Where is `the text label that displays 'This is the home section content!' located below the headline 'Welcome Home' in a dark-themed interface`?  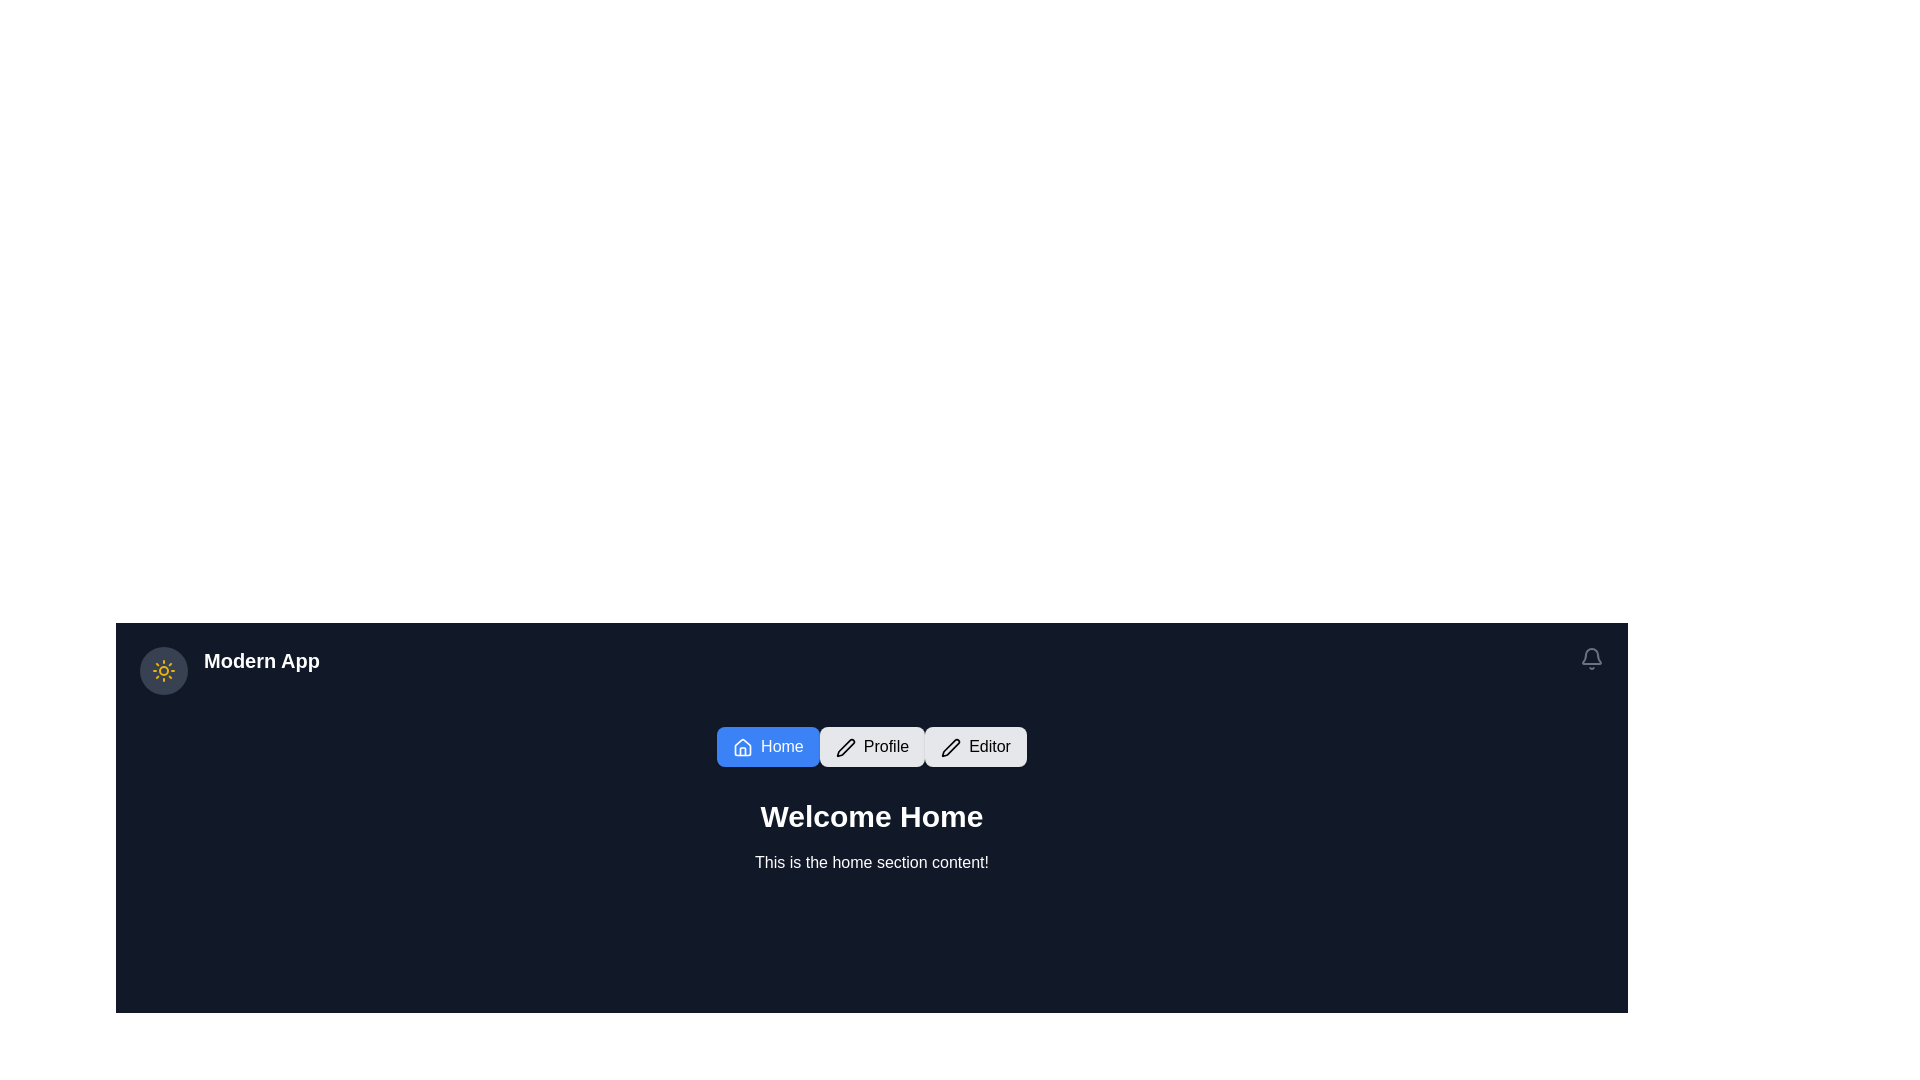 the text label that displays 'This is the home section content!' located below the headline 'Welcome Home' in a dark-themed interface is located at coordinates (872, 862).